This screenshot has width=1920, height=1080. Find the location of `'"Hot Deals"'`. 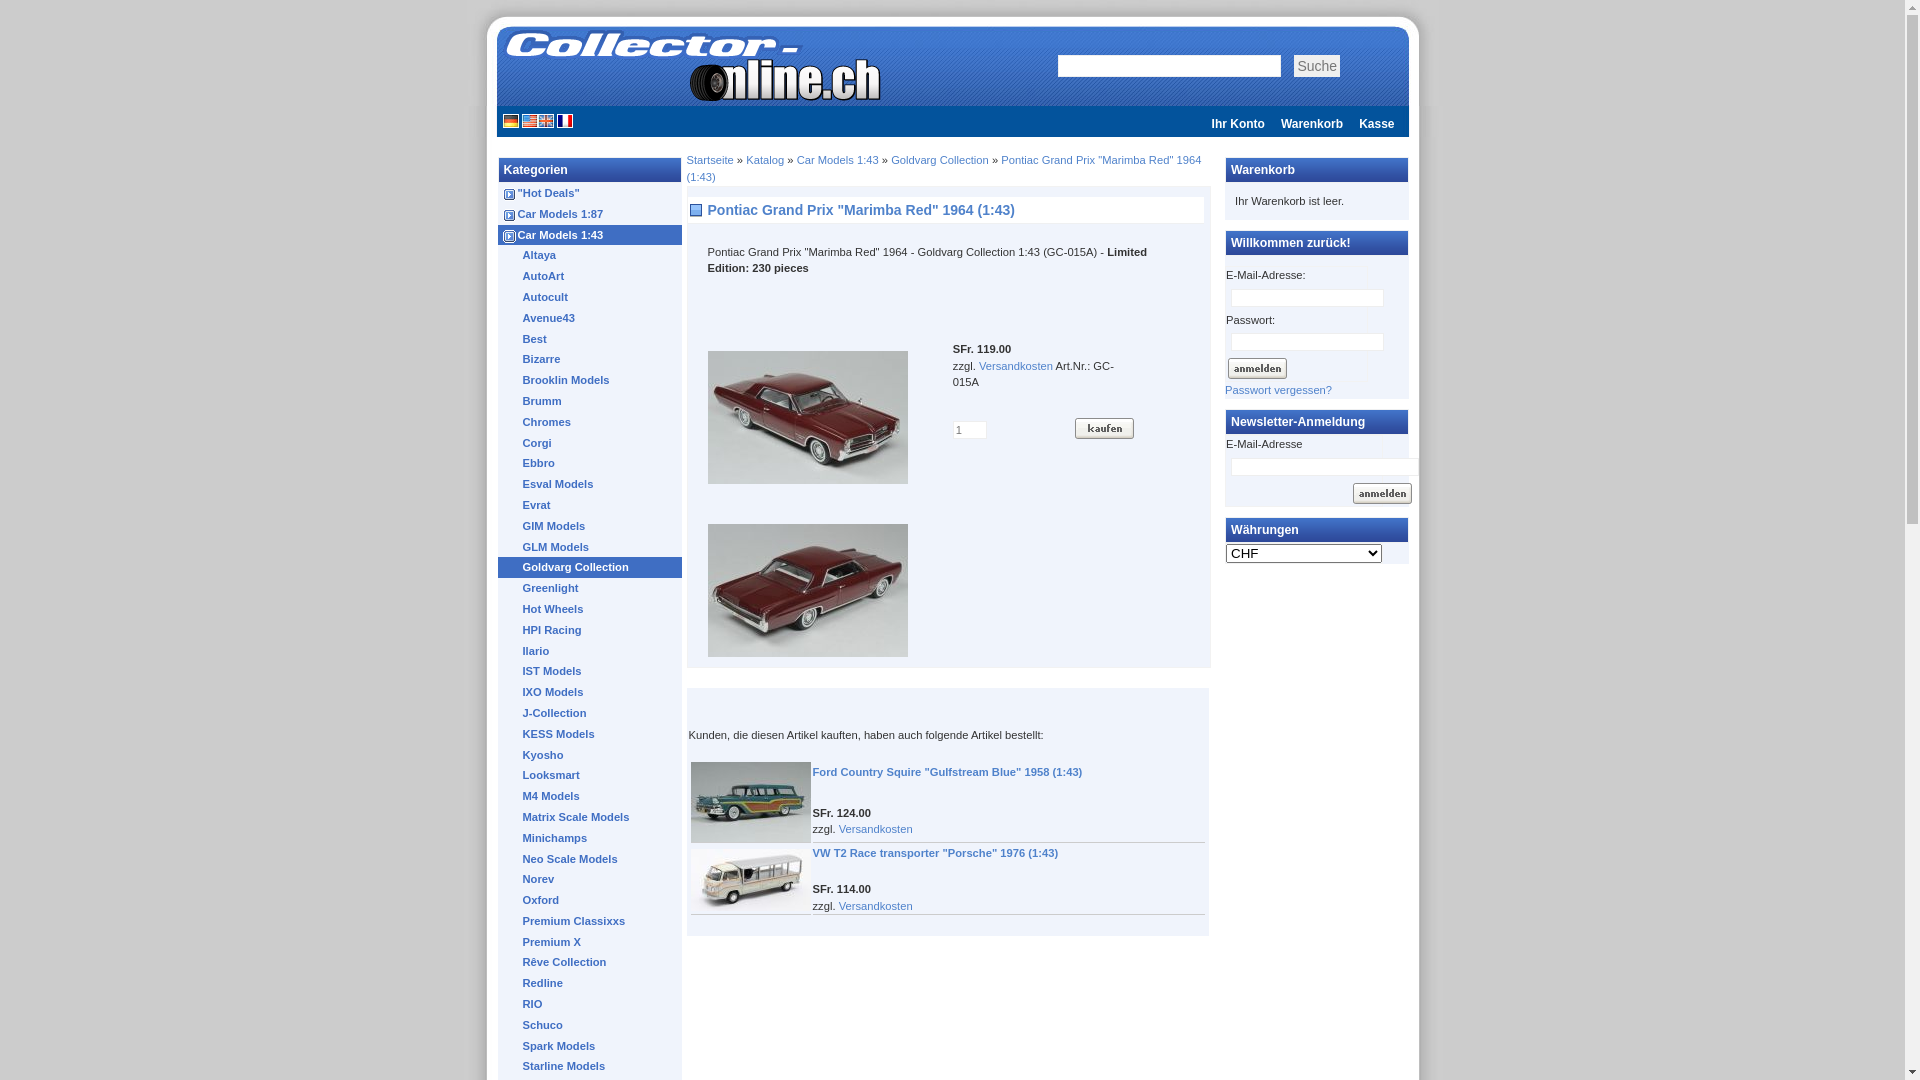

'"Hot Deals"' is located at coordinates (594, 193).